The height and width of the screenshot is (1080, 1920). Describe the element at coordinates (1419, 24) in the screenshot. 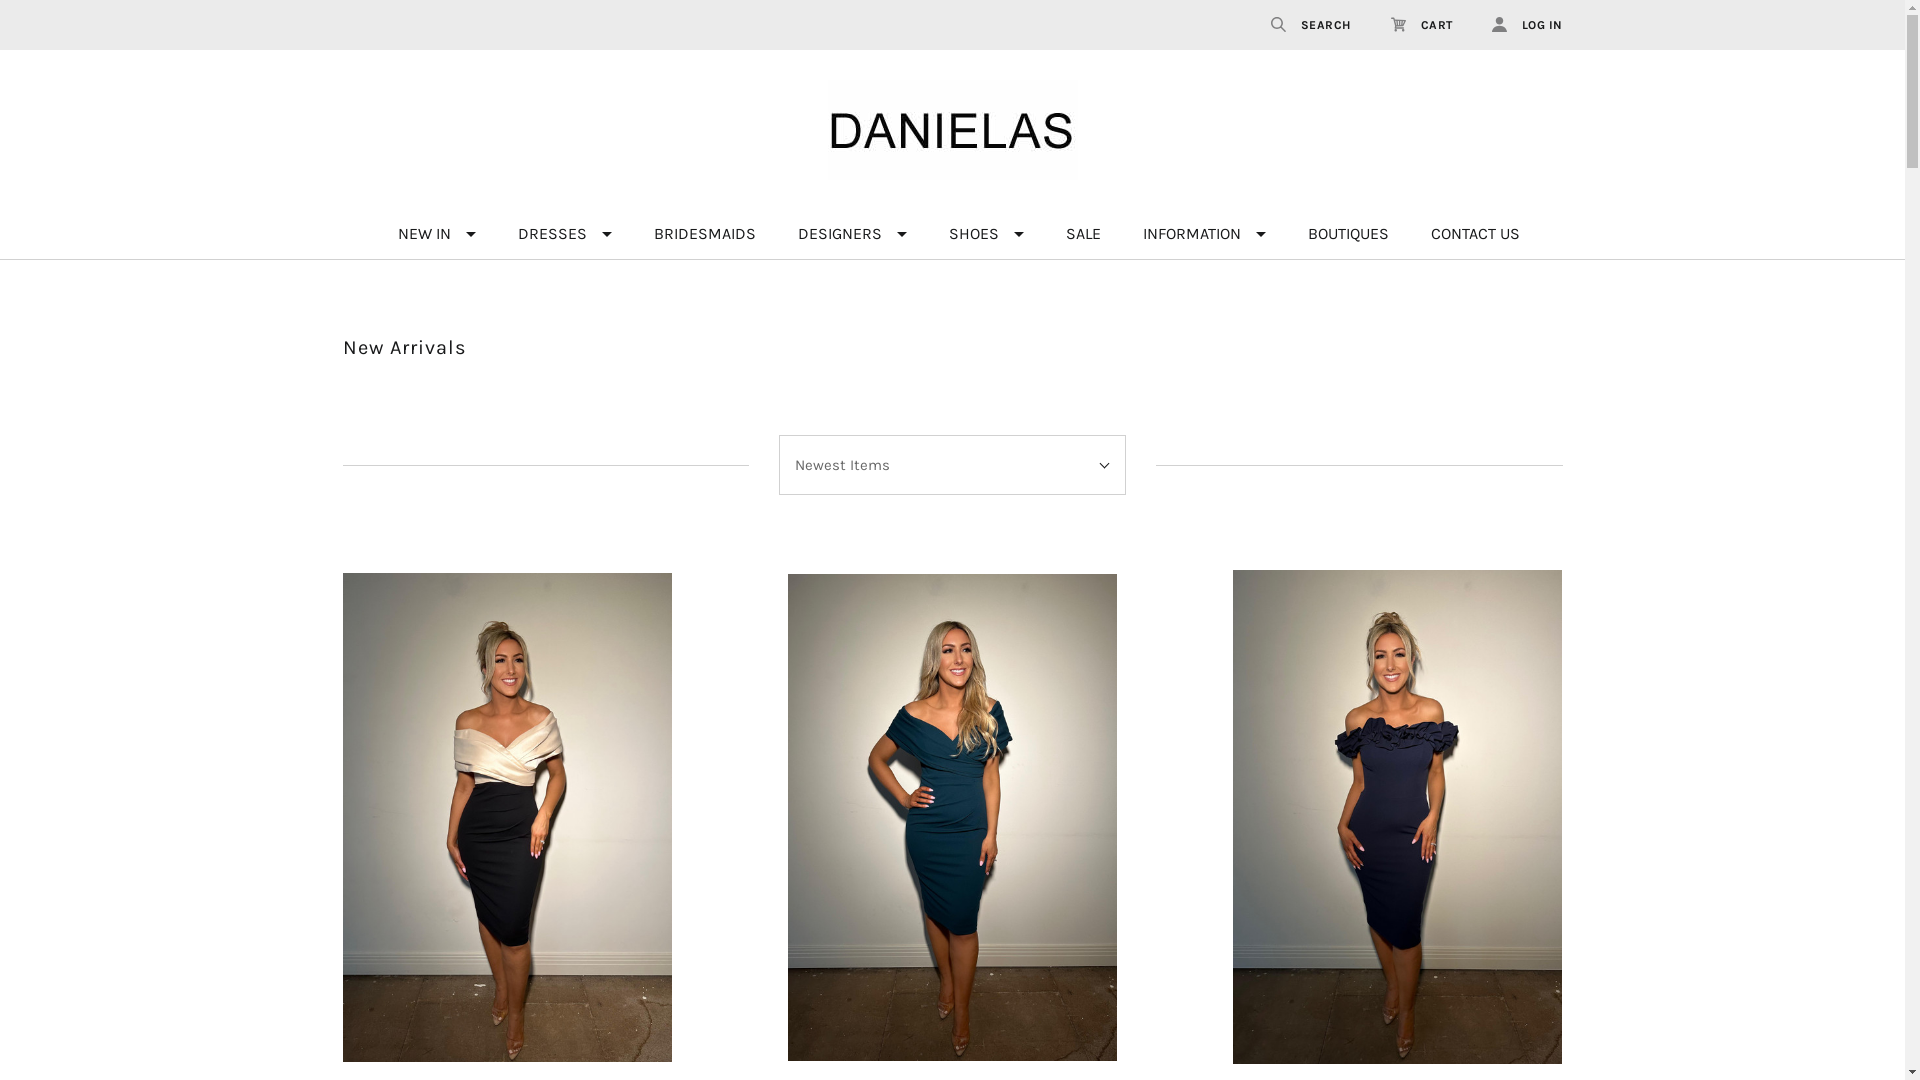

I see `'CART'` at that location.